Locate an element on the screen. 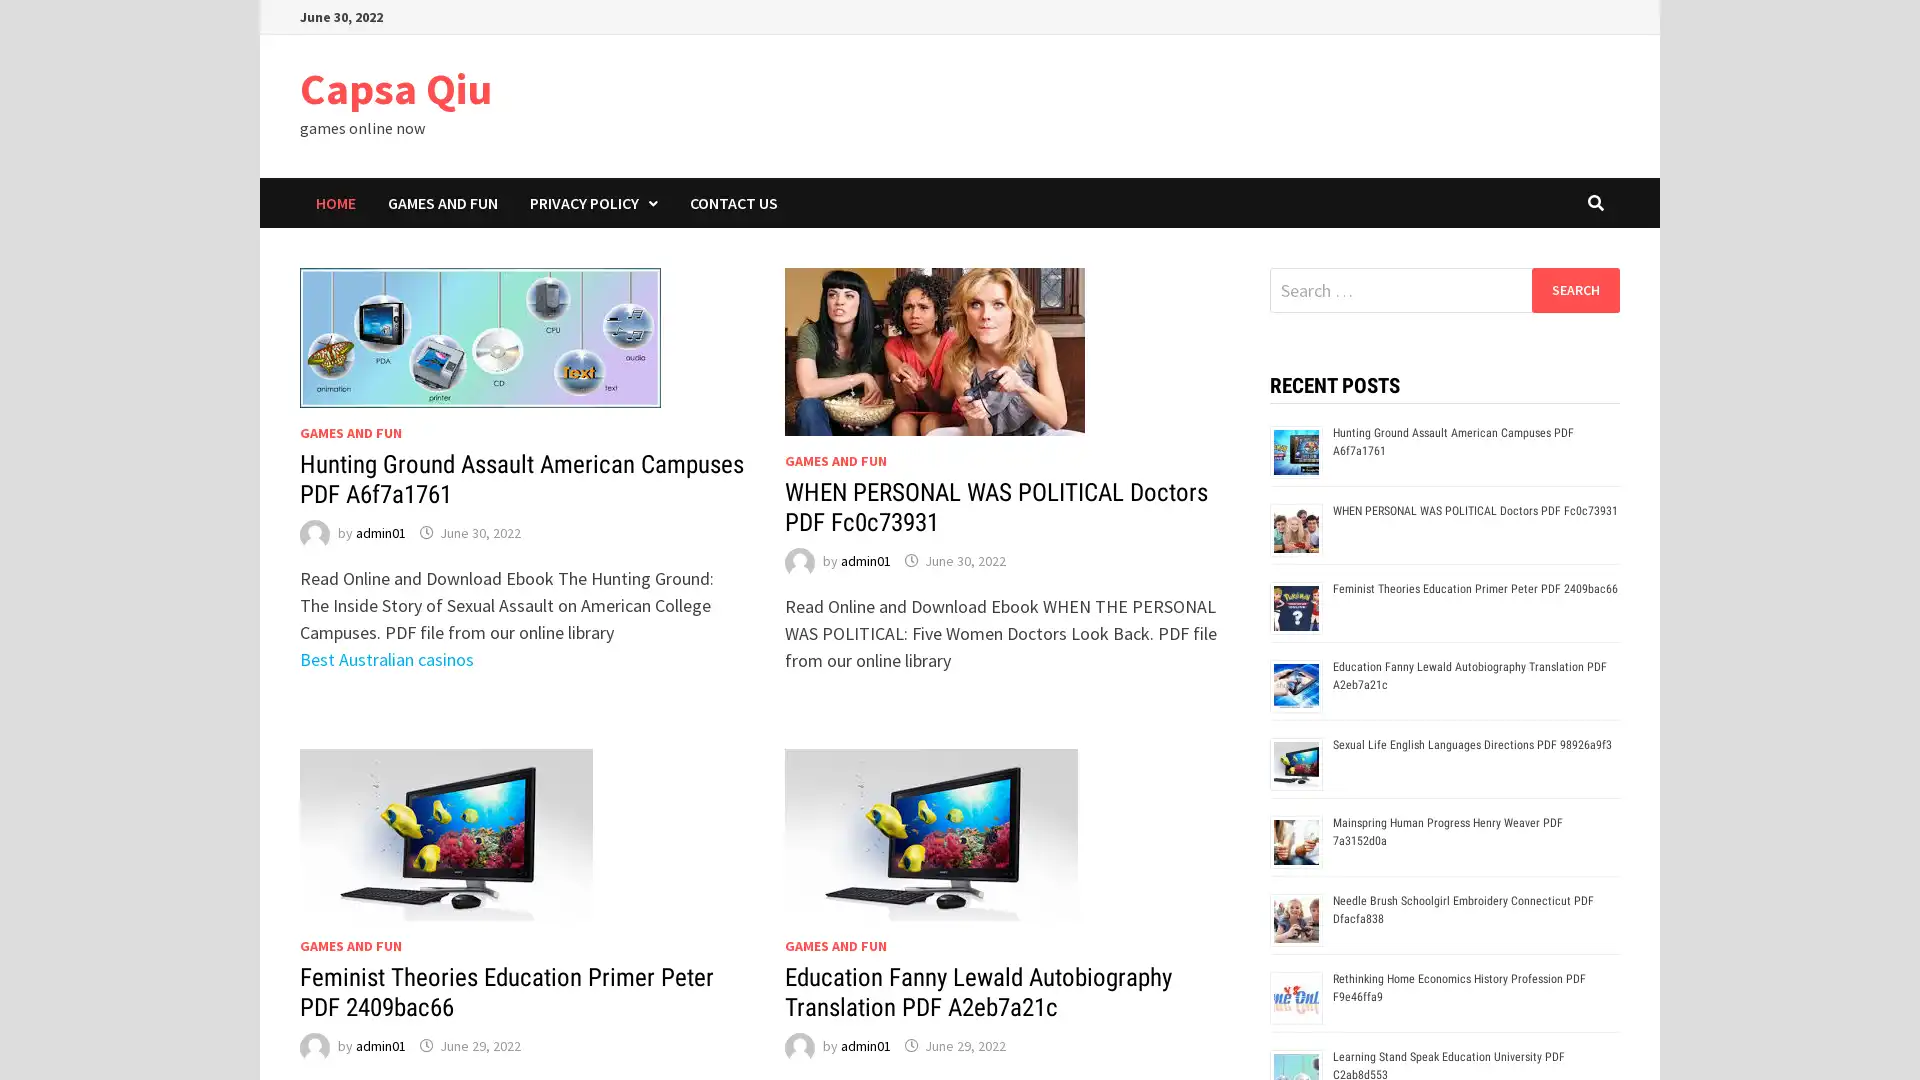  Search is located at coordinates (1574, 289).